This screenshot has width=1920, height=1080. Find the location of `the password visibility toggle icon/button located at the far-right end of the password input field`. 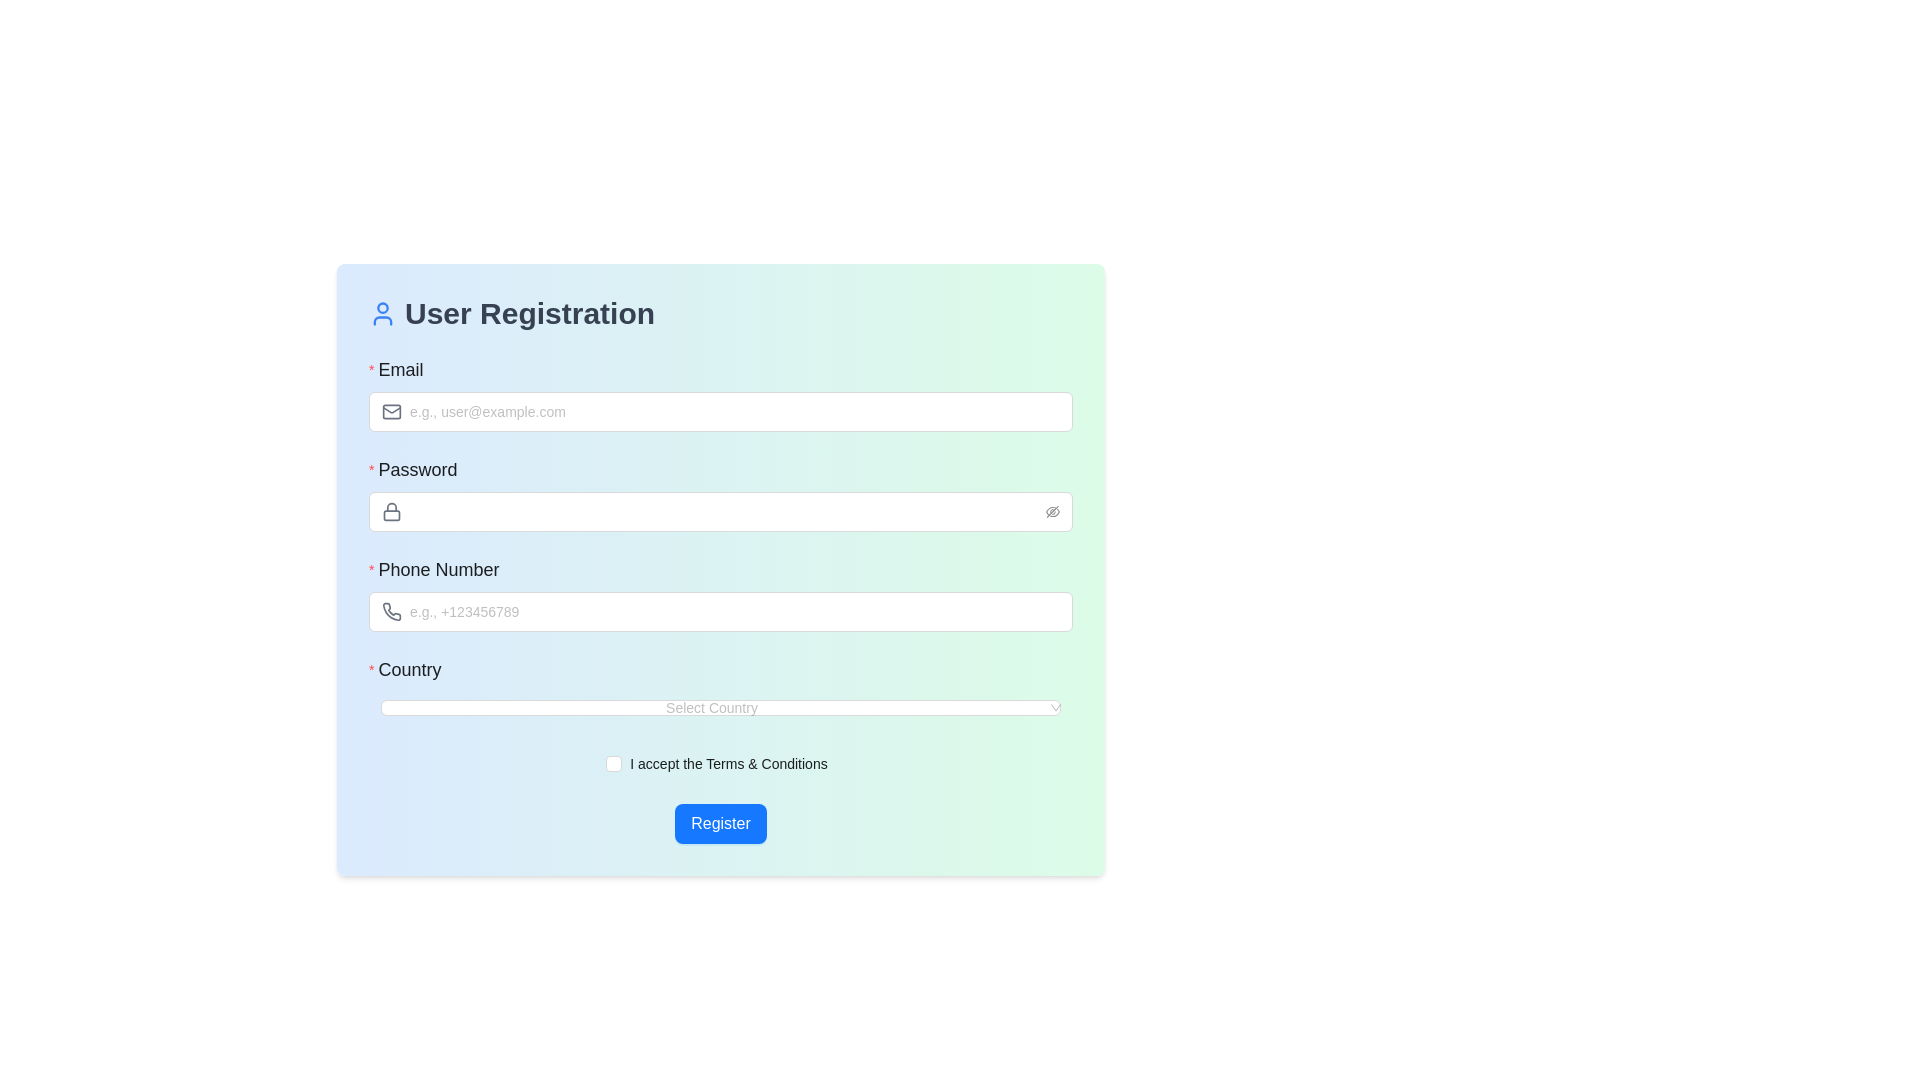

the password visibility toggle icon/button located at the far-right end of the password input field is located at coordinates (1051, 511).